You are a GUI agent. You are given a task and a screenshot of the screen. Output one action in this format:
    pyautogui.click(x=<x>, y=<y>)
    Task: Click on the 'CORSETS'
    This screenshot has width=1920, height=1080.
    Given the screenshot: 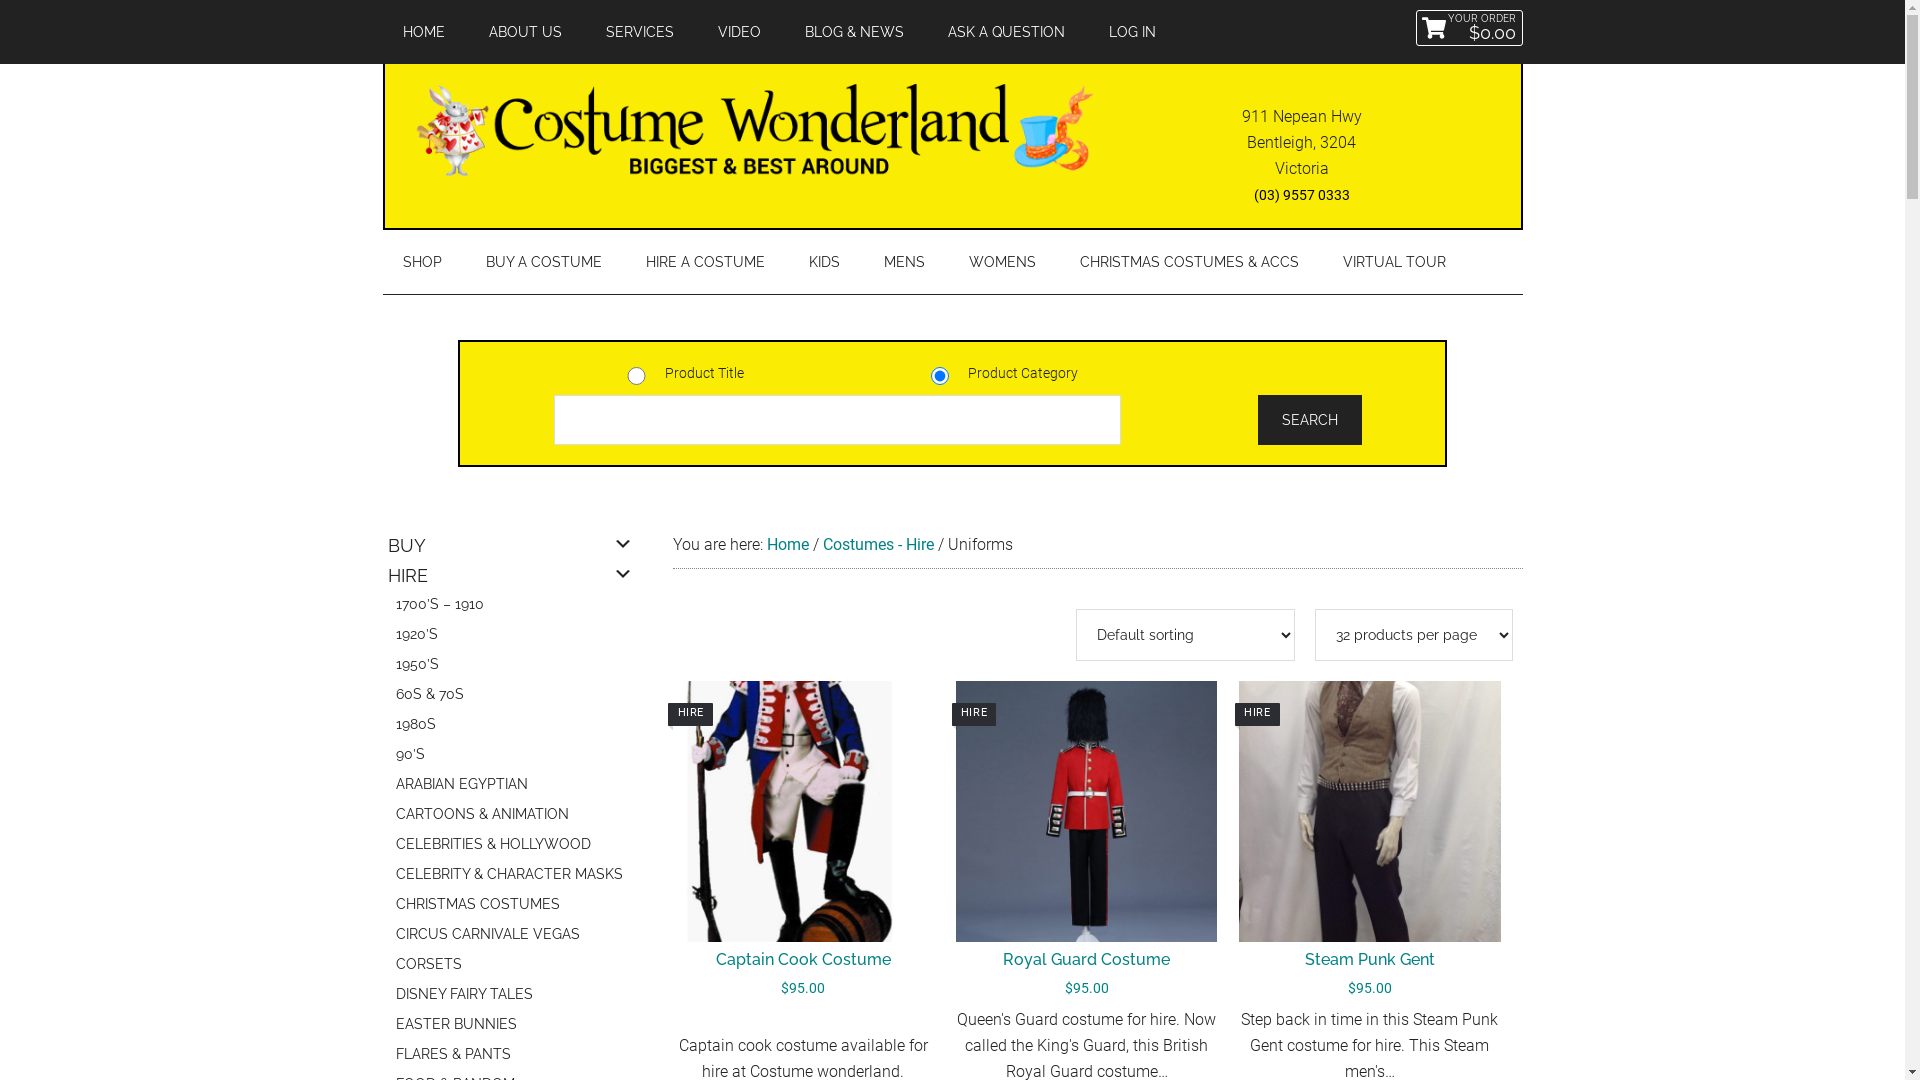 What is the action you would take?
    pyautogui.click(x=389, y=966)
    